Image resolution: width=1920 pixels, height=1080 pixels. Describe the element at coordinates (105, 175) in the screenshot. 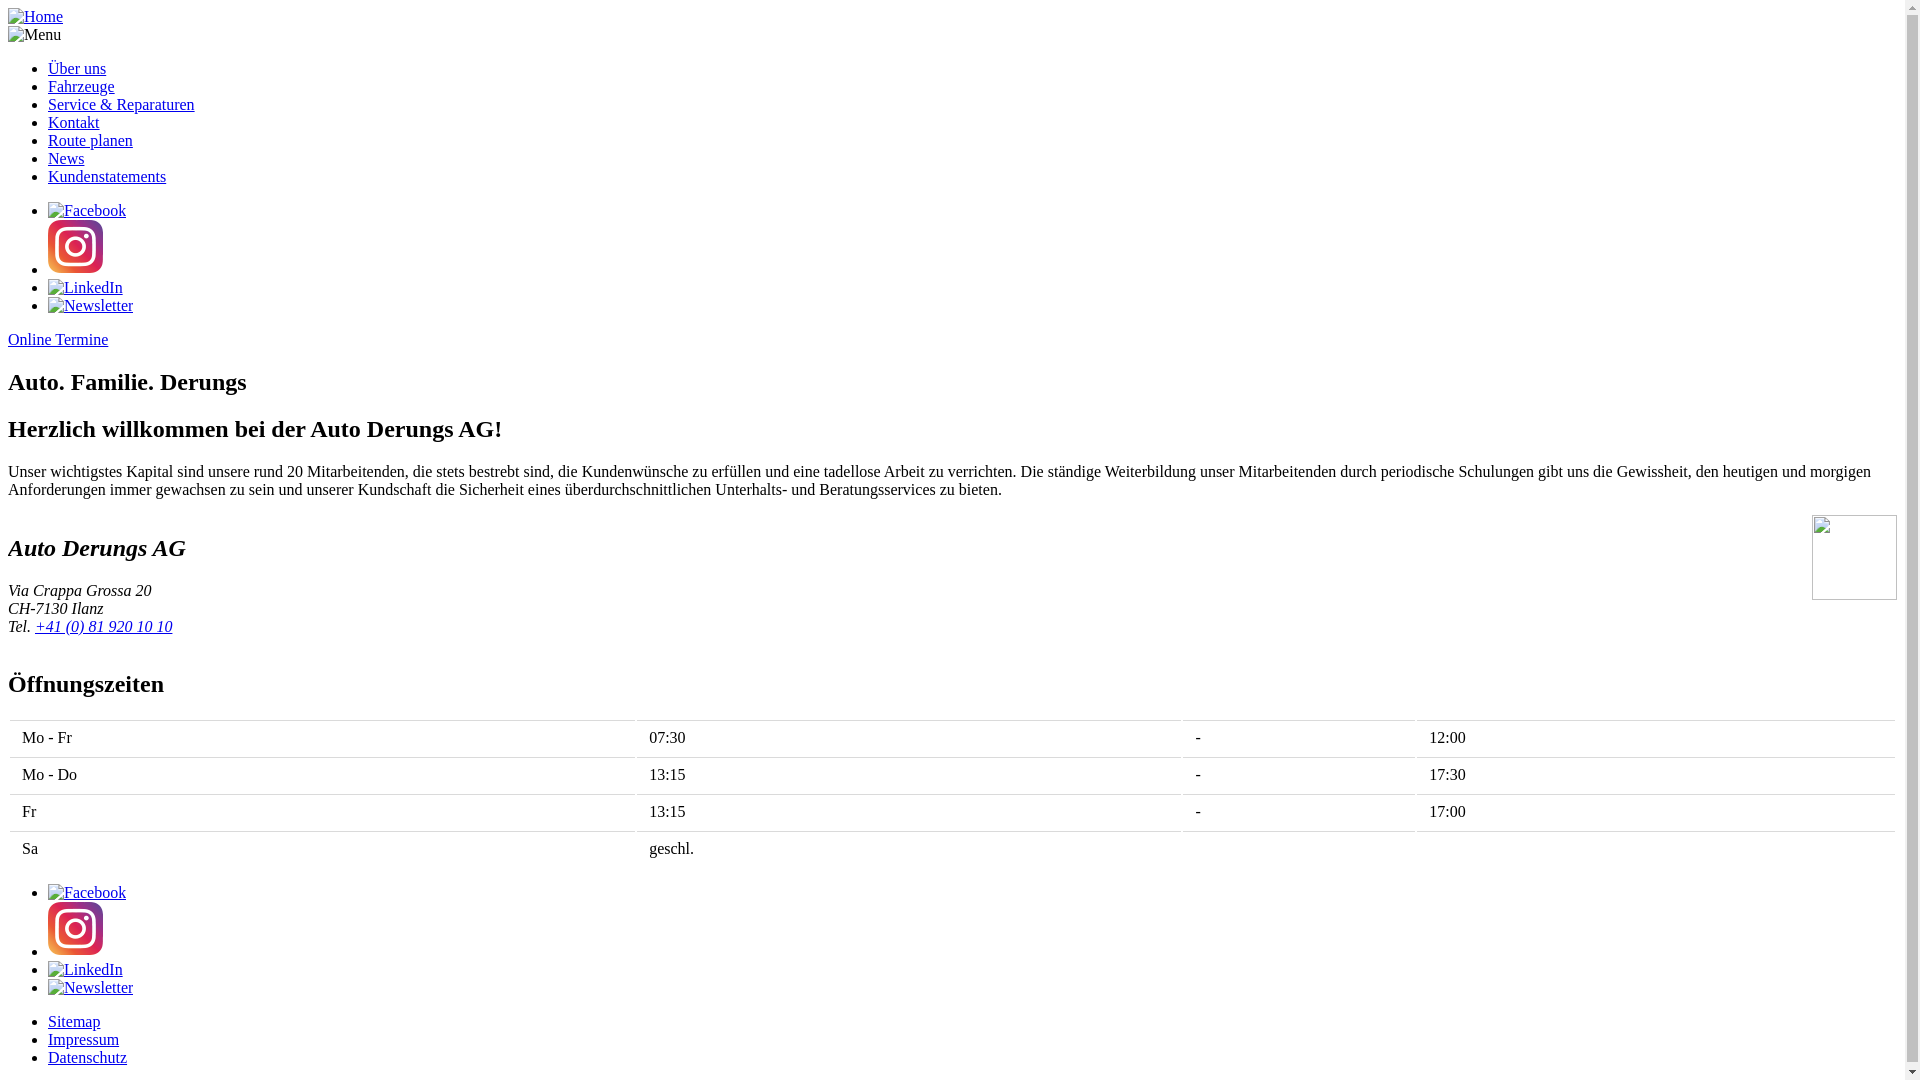

I see `'Kundenstatements'` at that location.